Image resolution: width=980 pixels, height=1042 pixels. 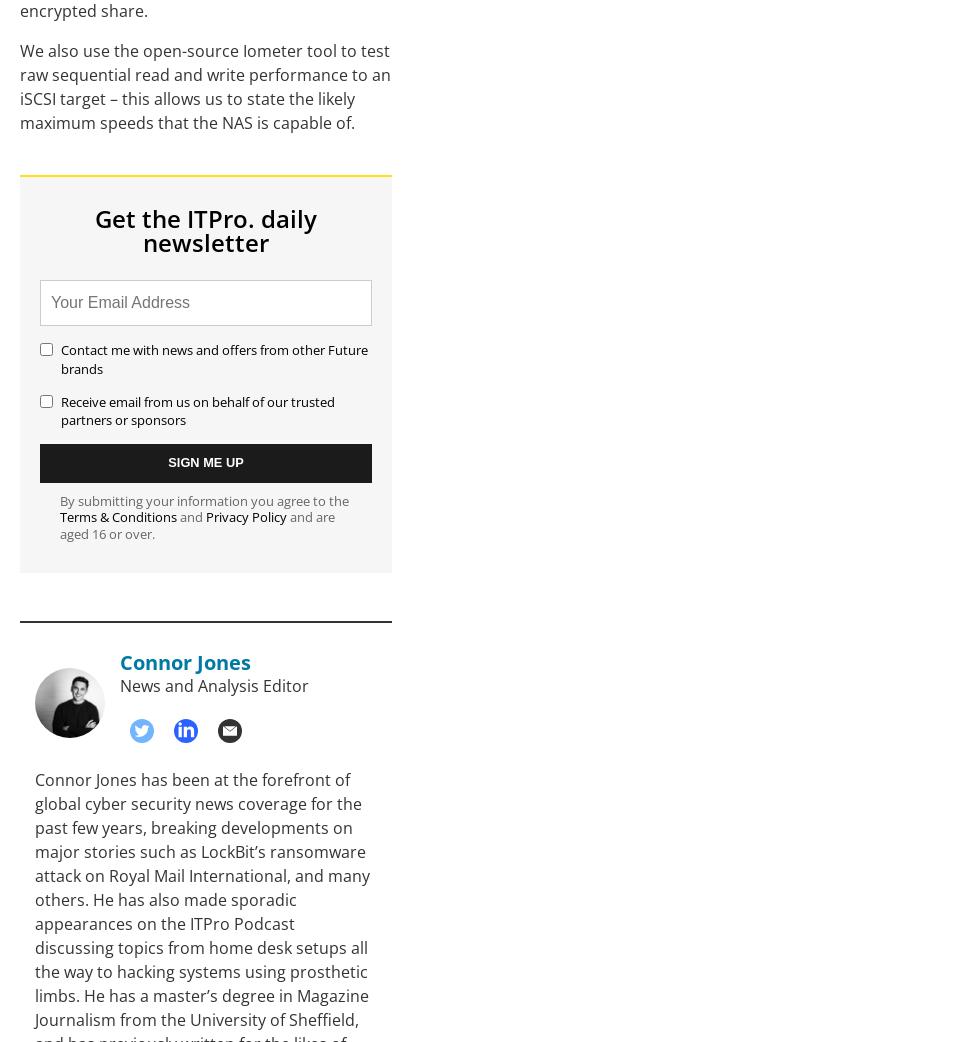 I want to click on 'Connor Jones', so click(x=119, y=661).